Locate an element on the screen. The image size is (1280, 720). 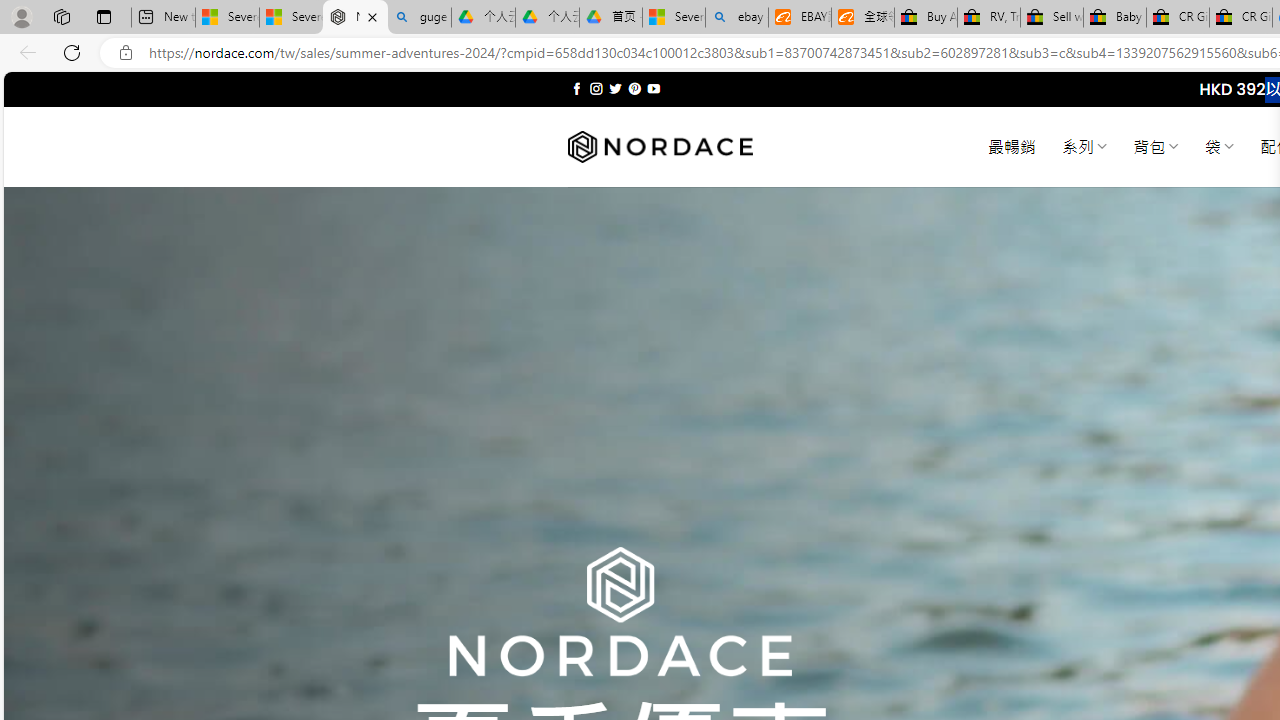
'RV, Trailer & Camper Steps & Ladders for sale | eBay' is located at coordinates (988, 17).